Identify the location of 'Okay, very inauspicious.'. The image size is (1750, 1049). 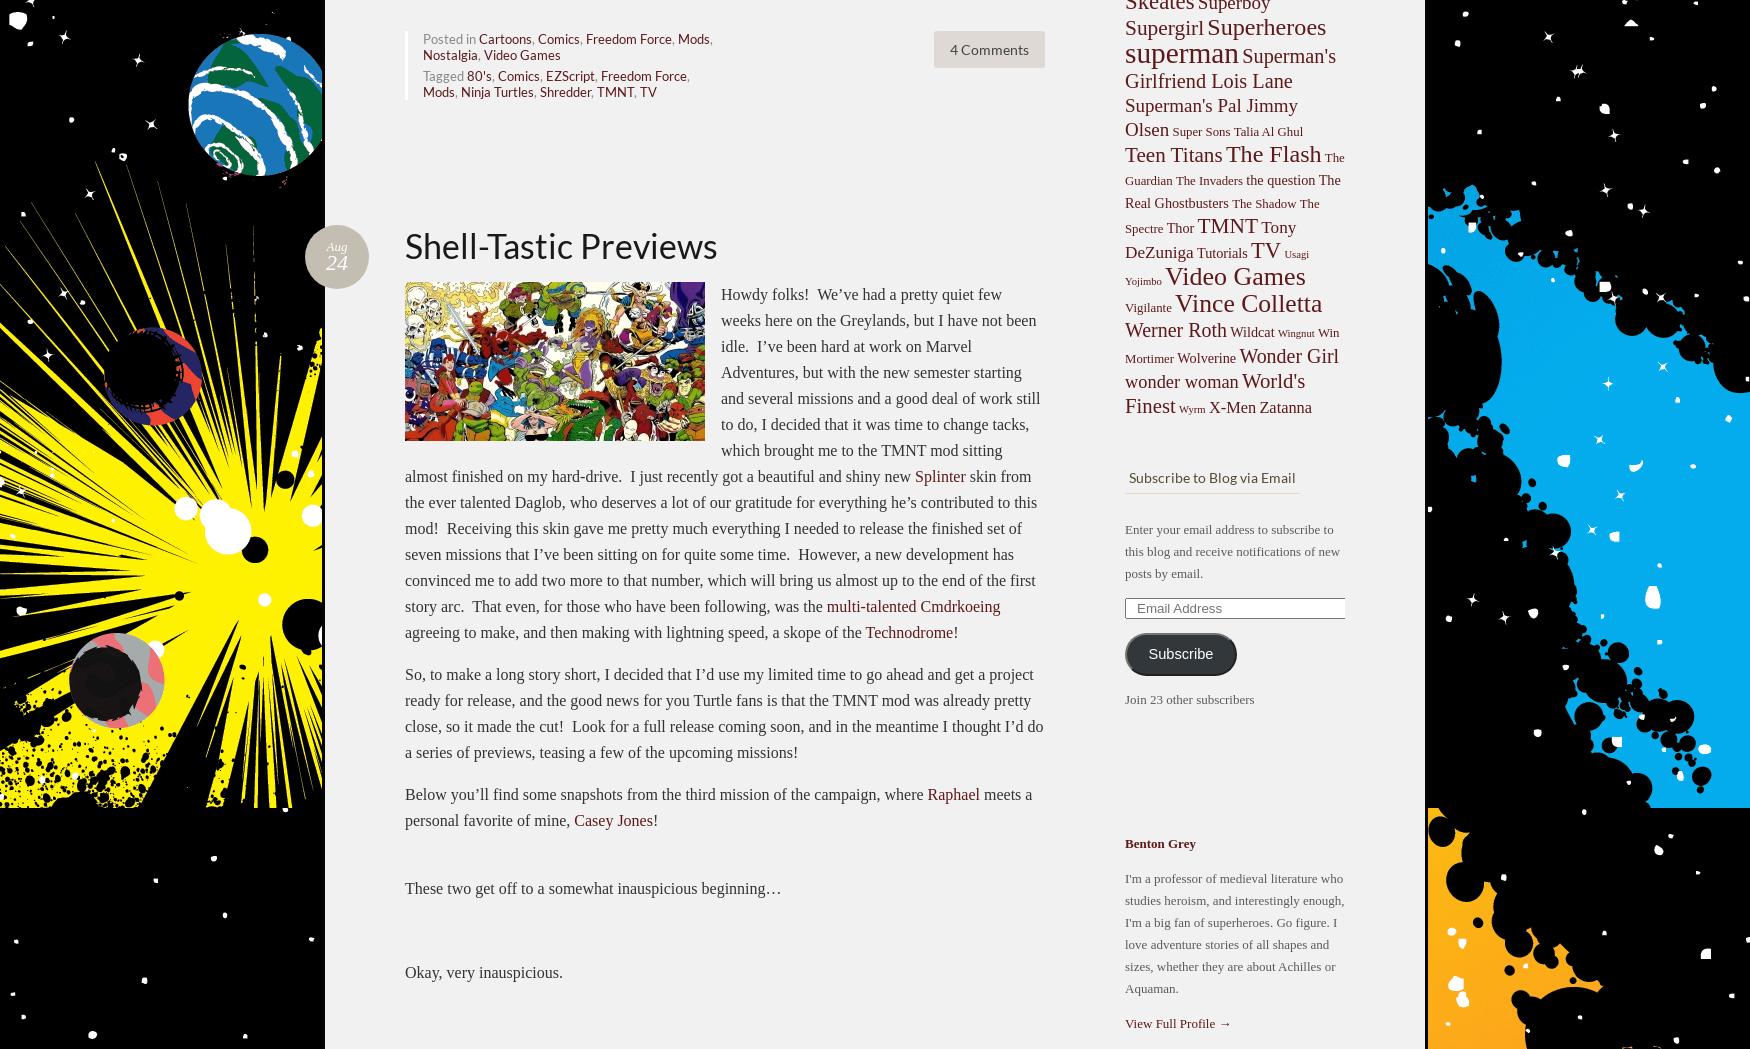
(484, 970).